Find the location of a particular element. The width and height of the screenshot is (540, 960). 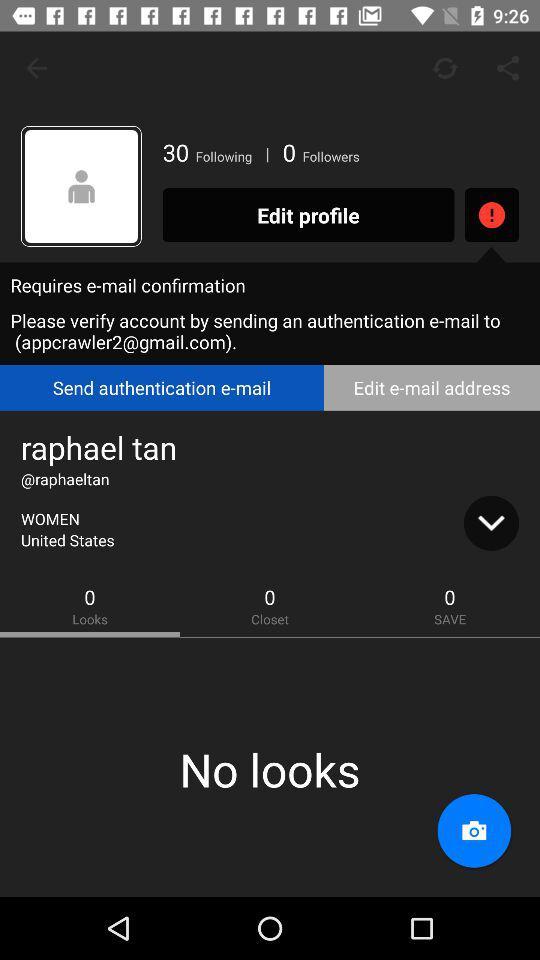

take a profile picture is located at coordinates (473, 831).